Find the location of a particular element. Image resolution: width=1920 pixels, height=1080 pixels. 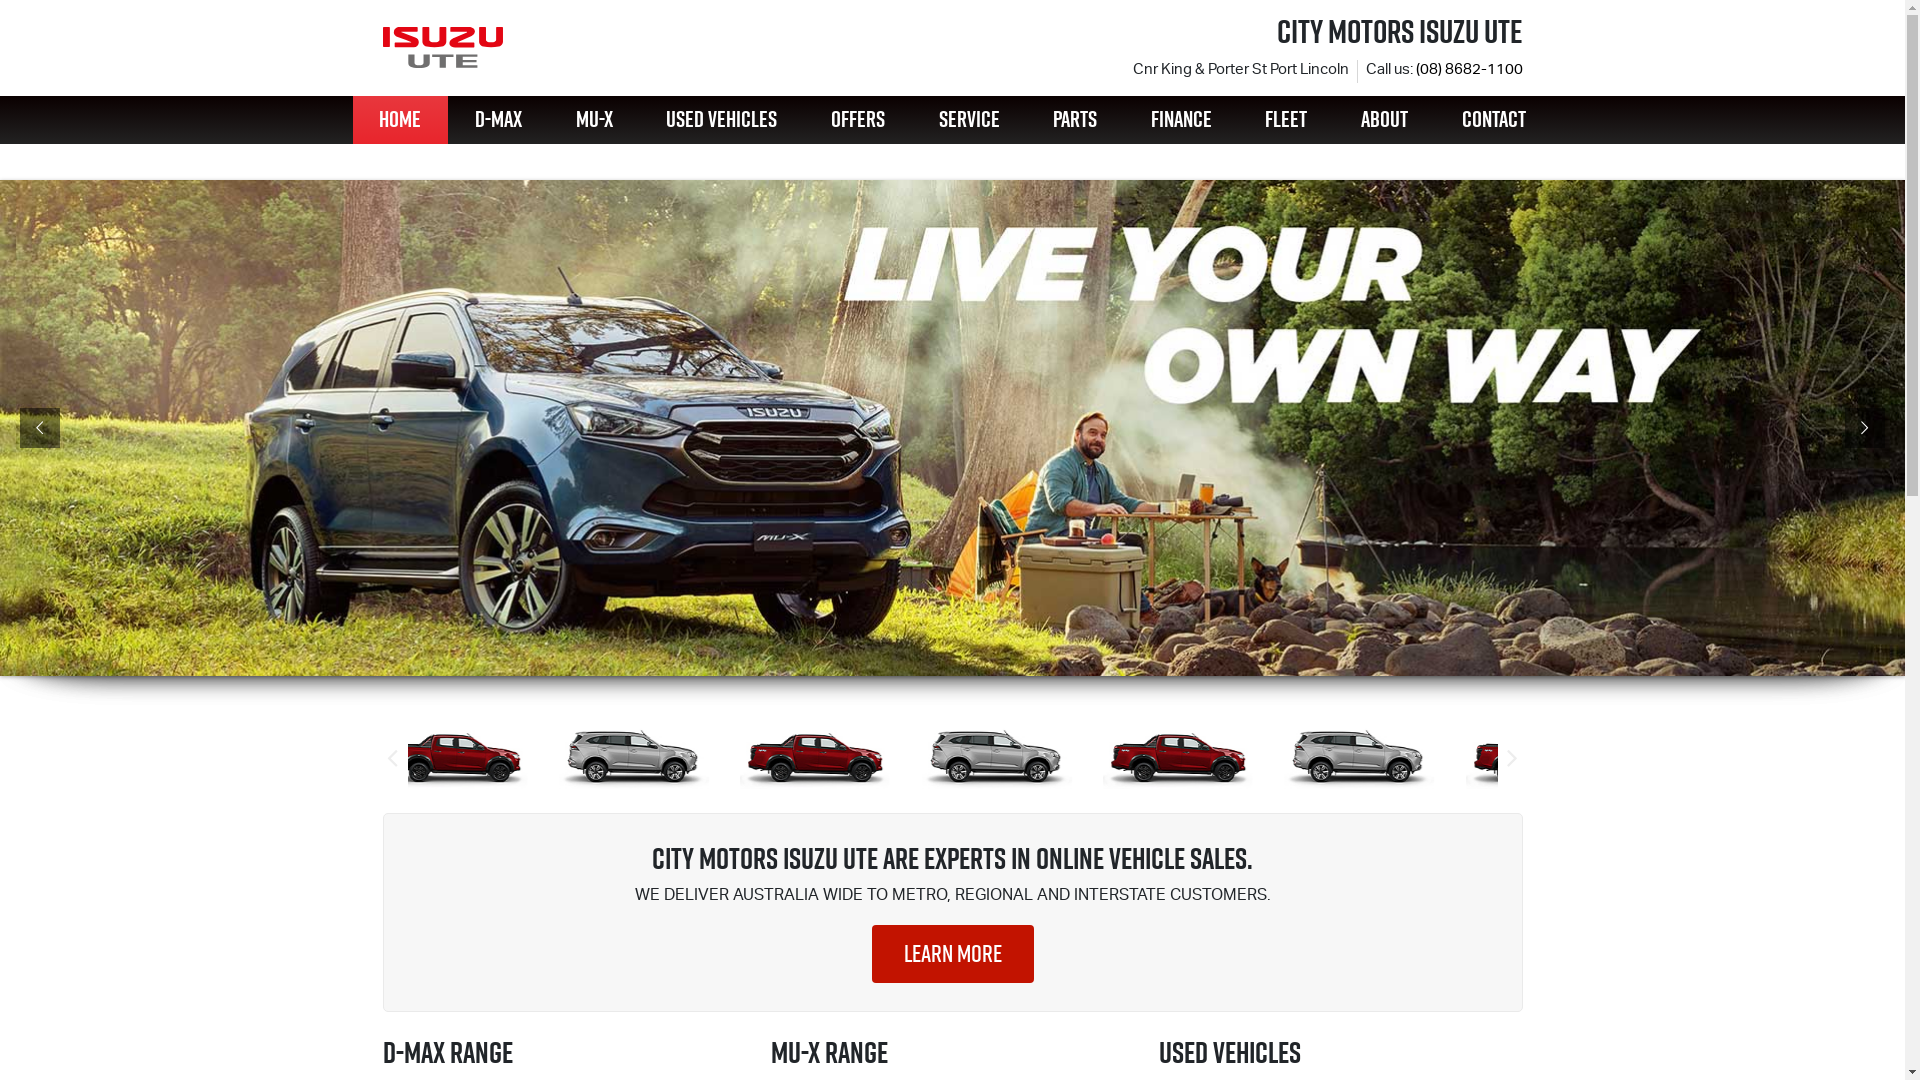

'CONTACT' is located at coordinates (1493, 119).